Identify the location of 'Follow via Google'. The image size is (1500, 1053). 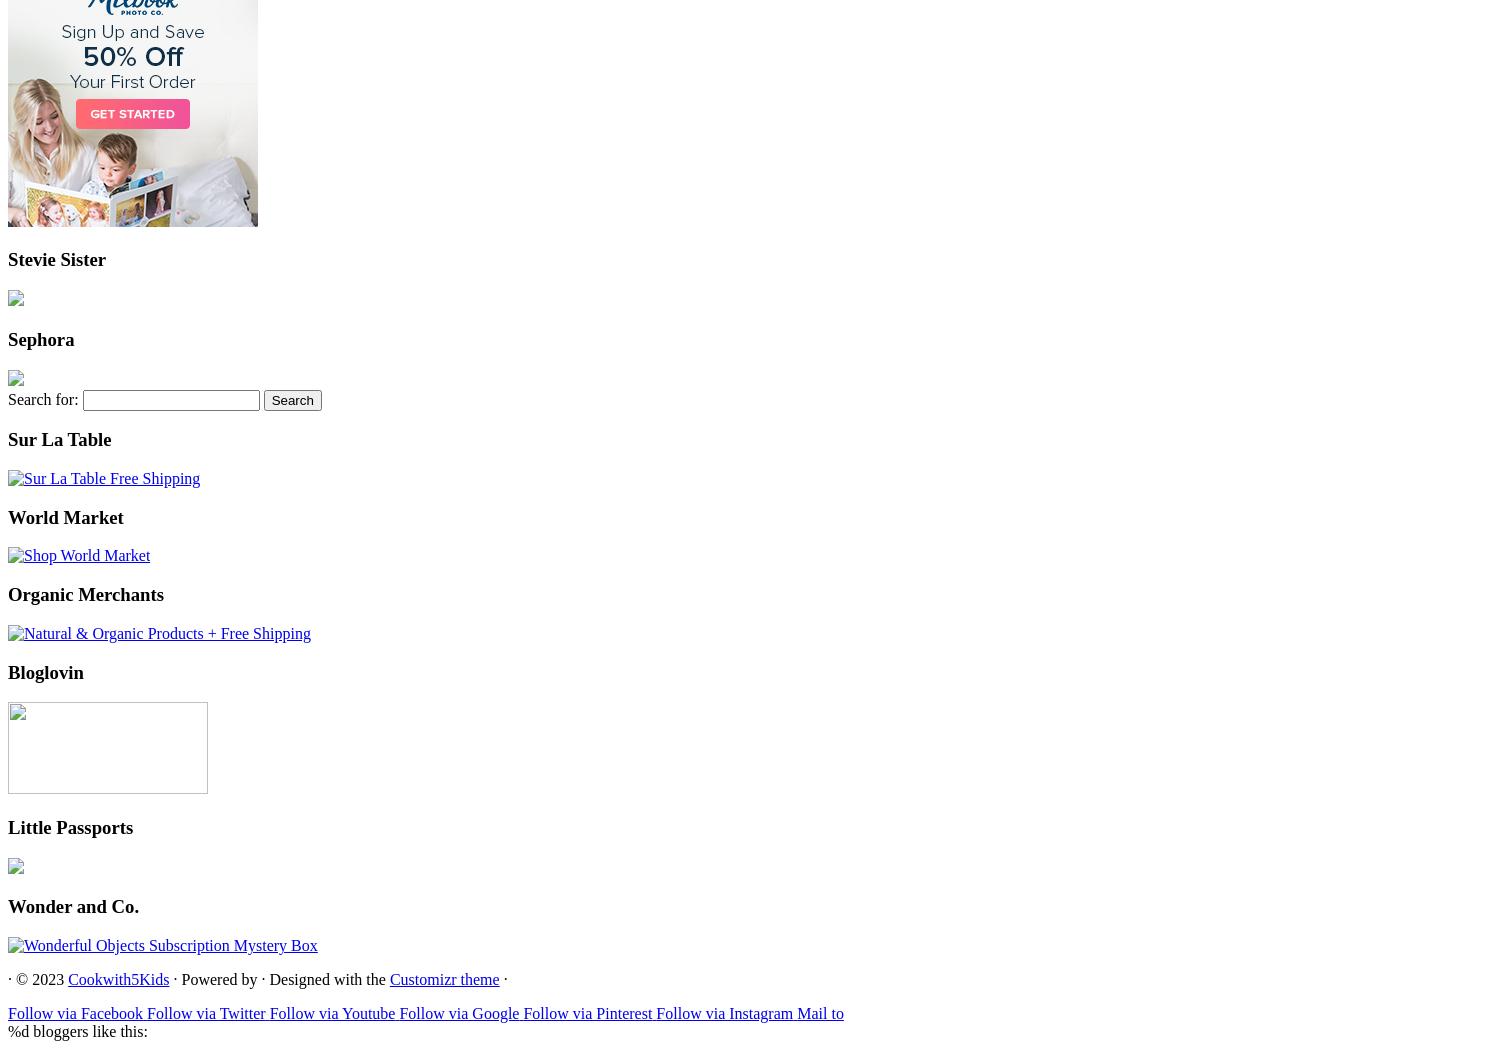
(458, 1012).